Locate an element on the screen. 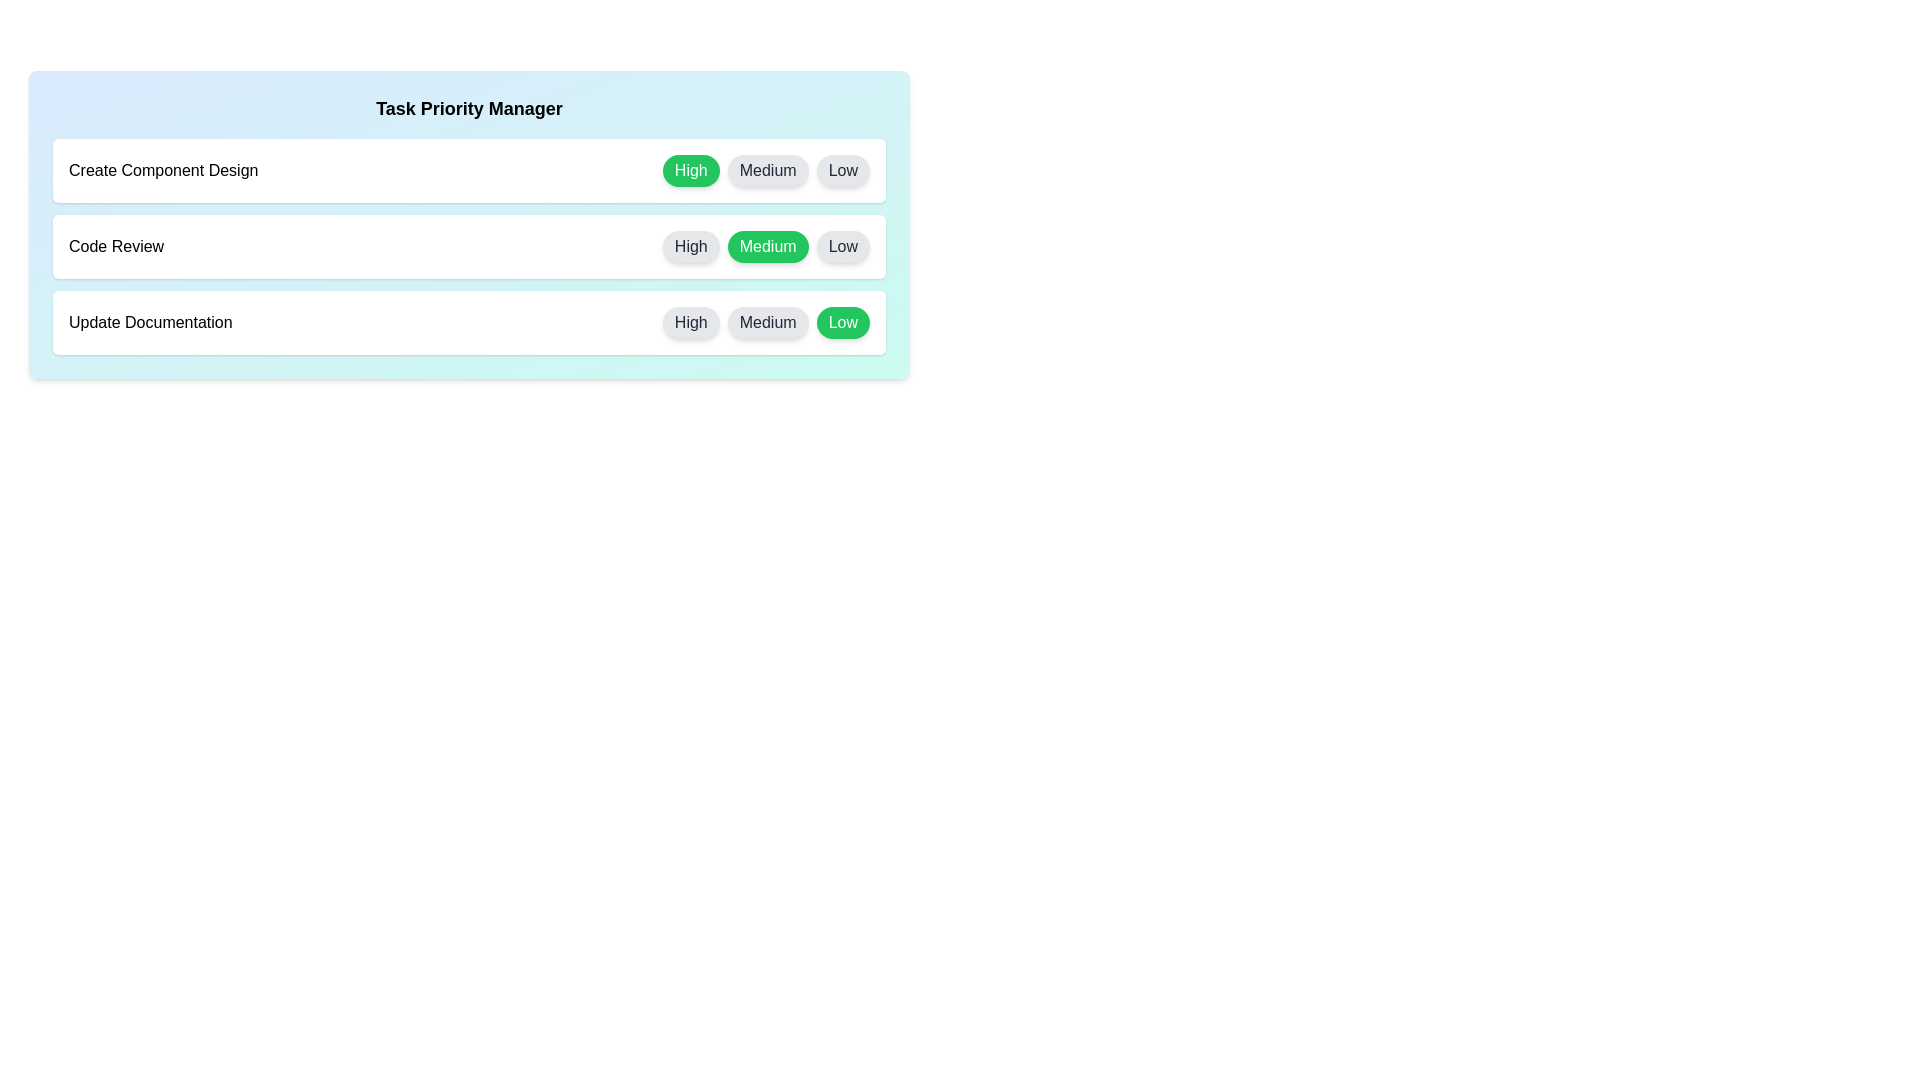 This screenshot has width=1920, height=1080. the priority button labeled Low for the task Code Review is located at coordinates (843, 245).